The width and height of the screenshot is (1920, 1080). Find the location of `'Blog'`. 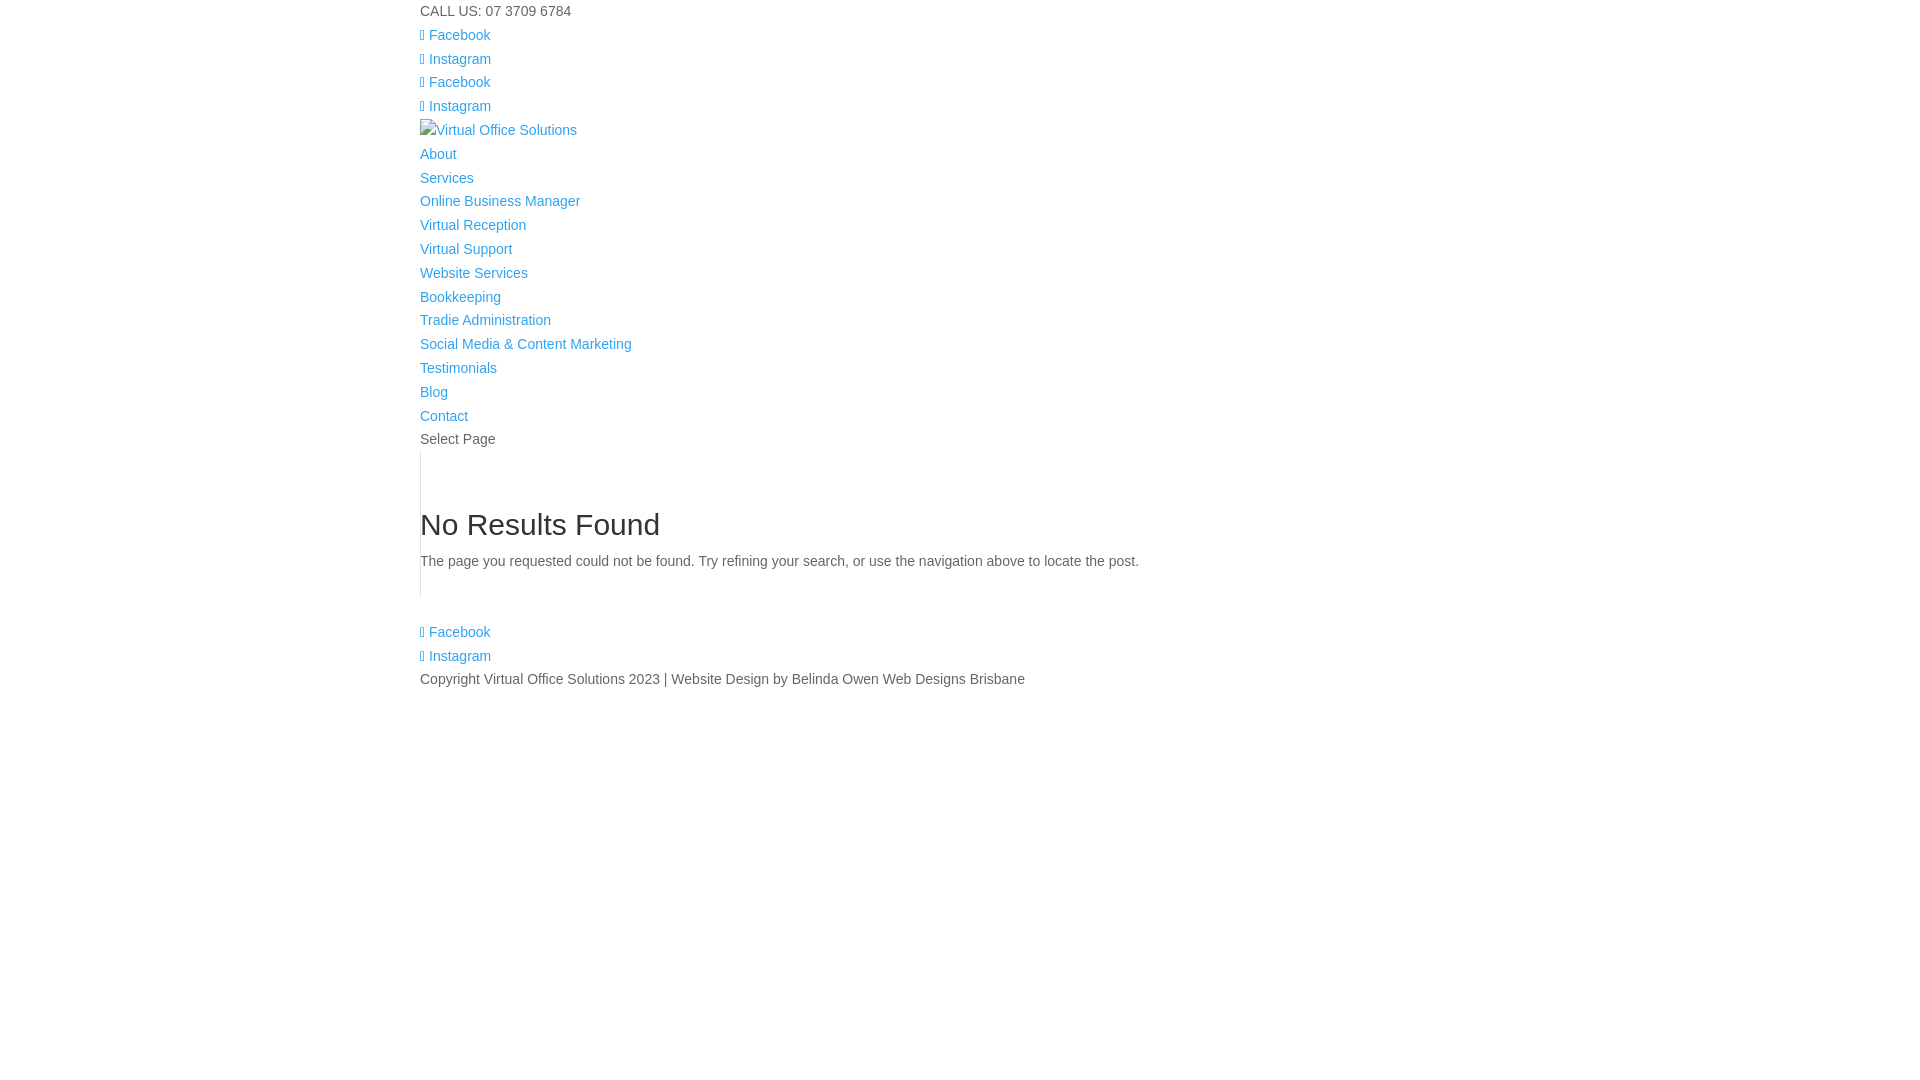

'Blog' is located at coordinates (432, 392).